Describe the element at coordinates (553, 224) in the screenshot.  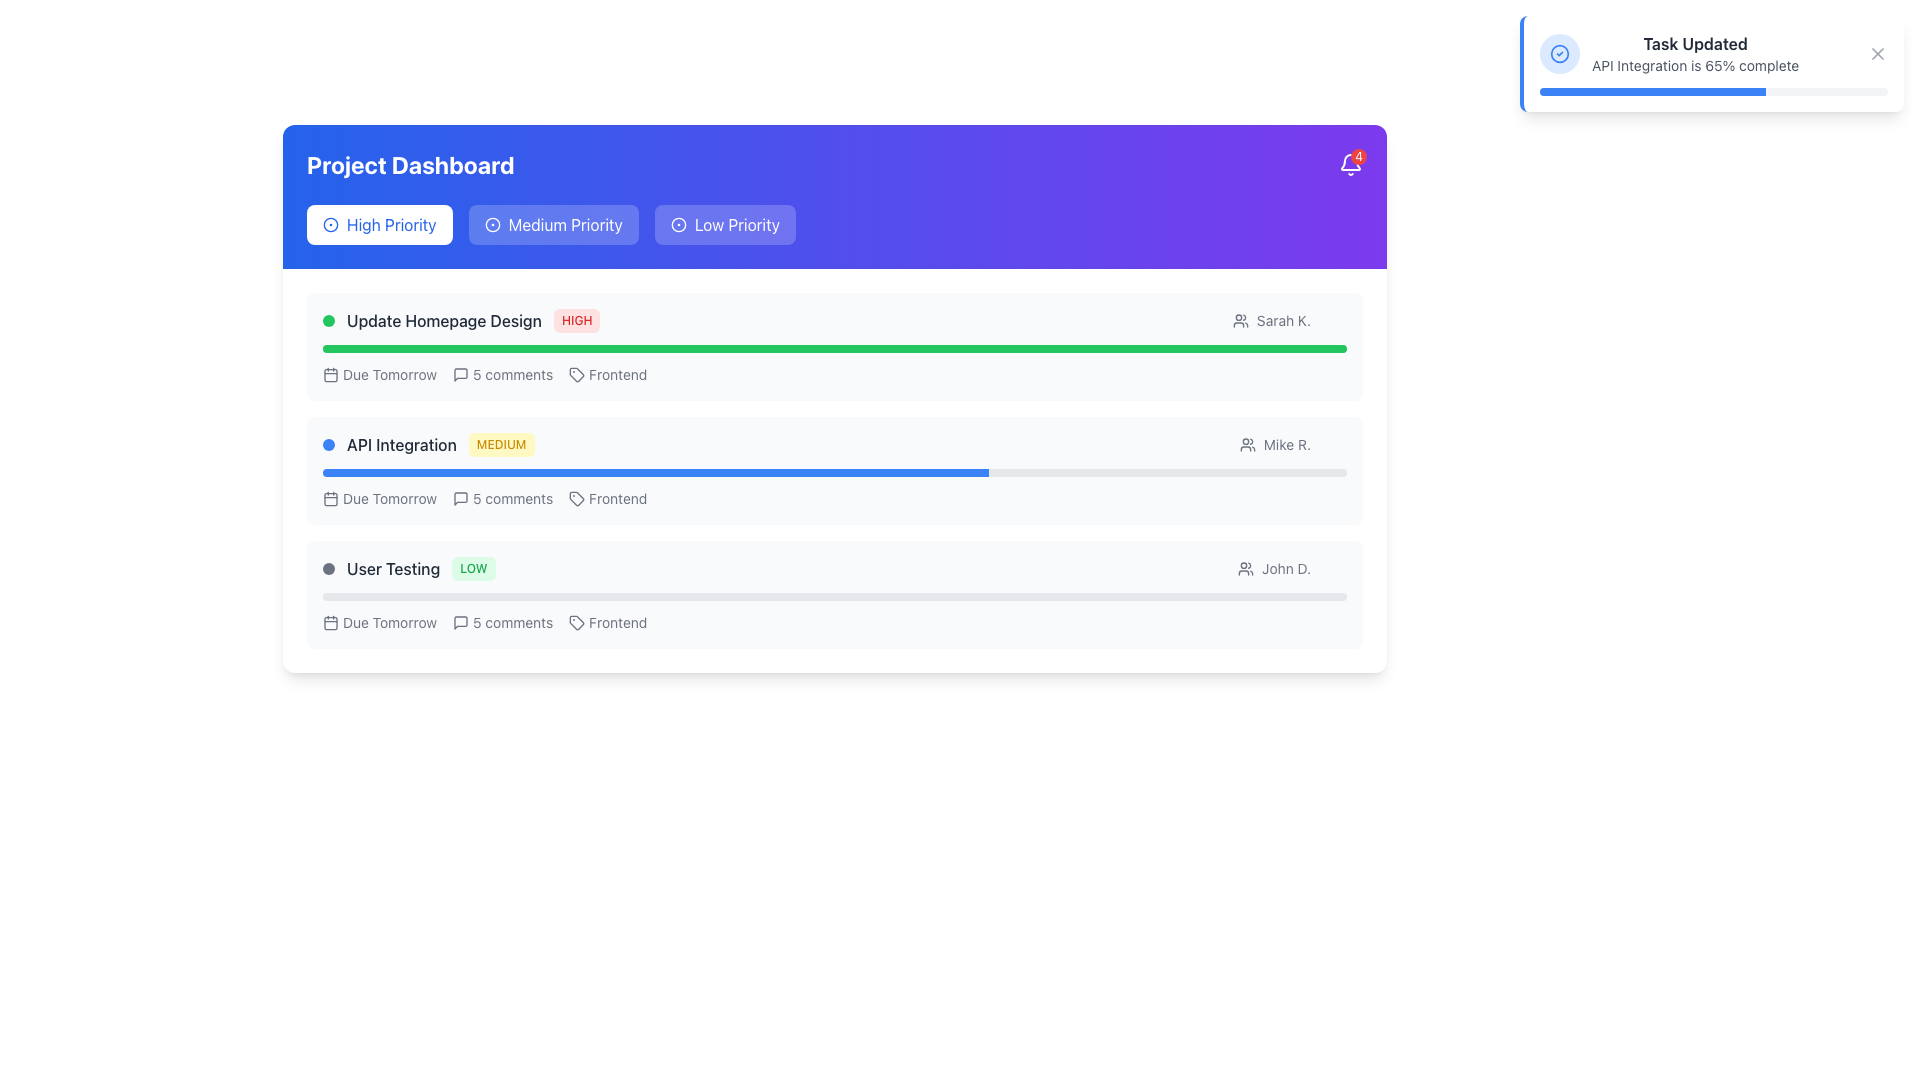
I see `the second button in the group of three, which filters tasks marked as 'Medium Priority'` at that location.